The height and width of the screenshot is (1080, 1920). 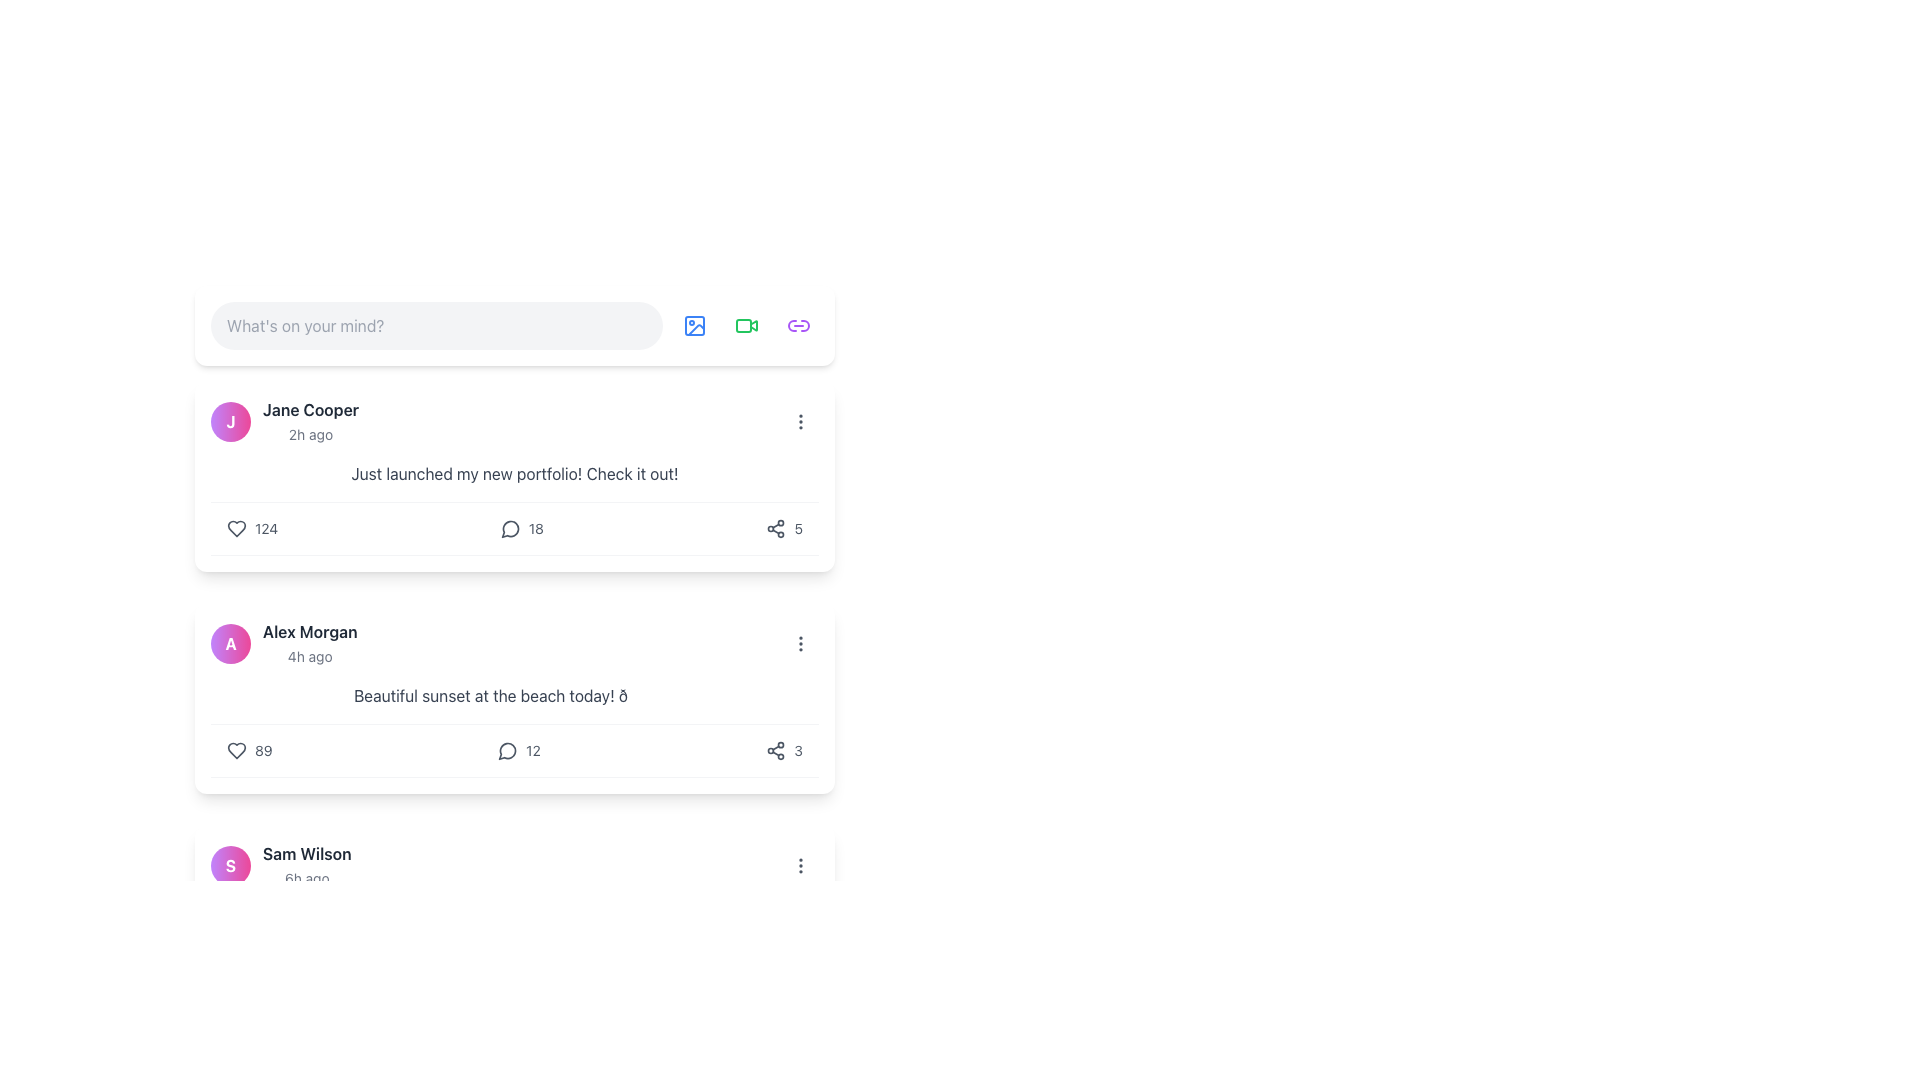 What do you see at coordinates (801, 420) in the screenshot?
I see `the vertical ellipsis icon button located in the top-right corner of the user card displaying 'Jane Cooper' and '2h ago'` at bounding box center [801, 420].